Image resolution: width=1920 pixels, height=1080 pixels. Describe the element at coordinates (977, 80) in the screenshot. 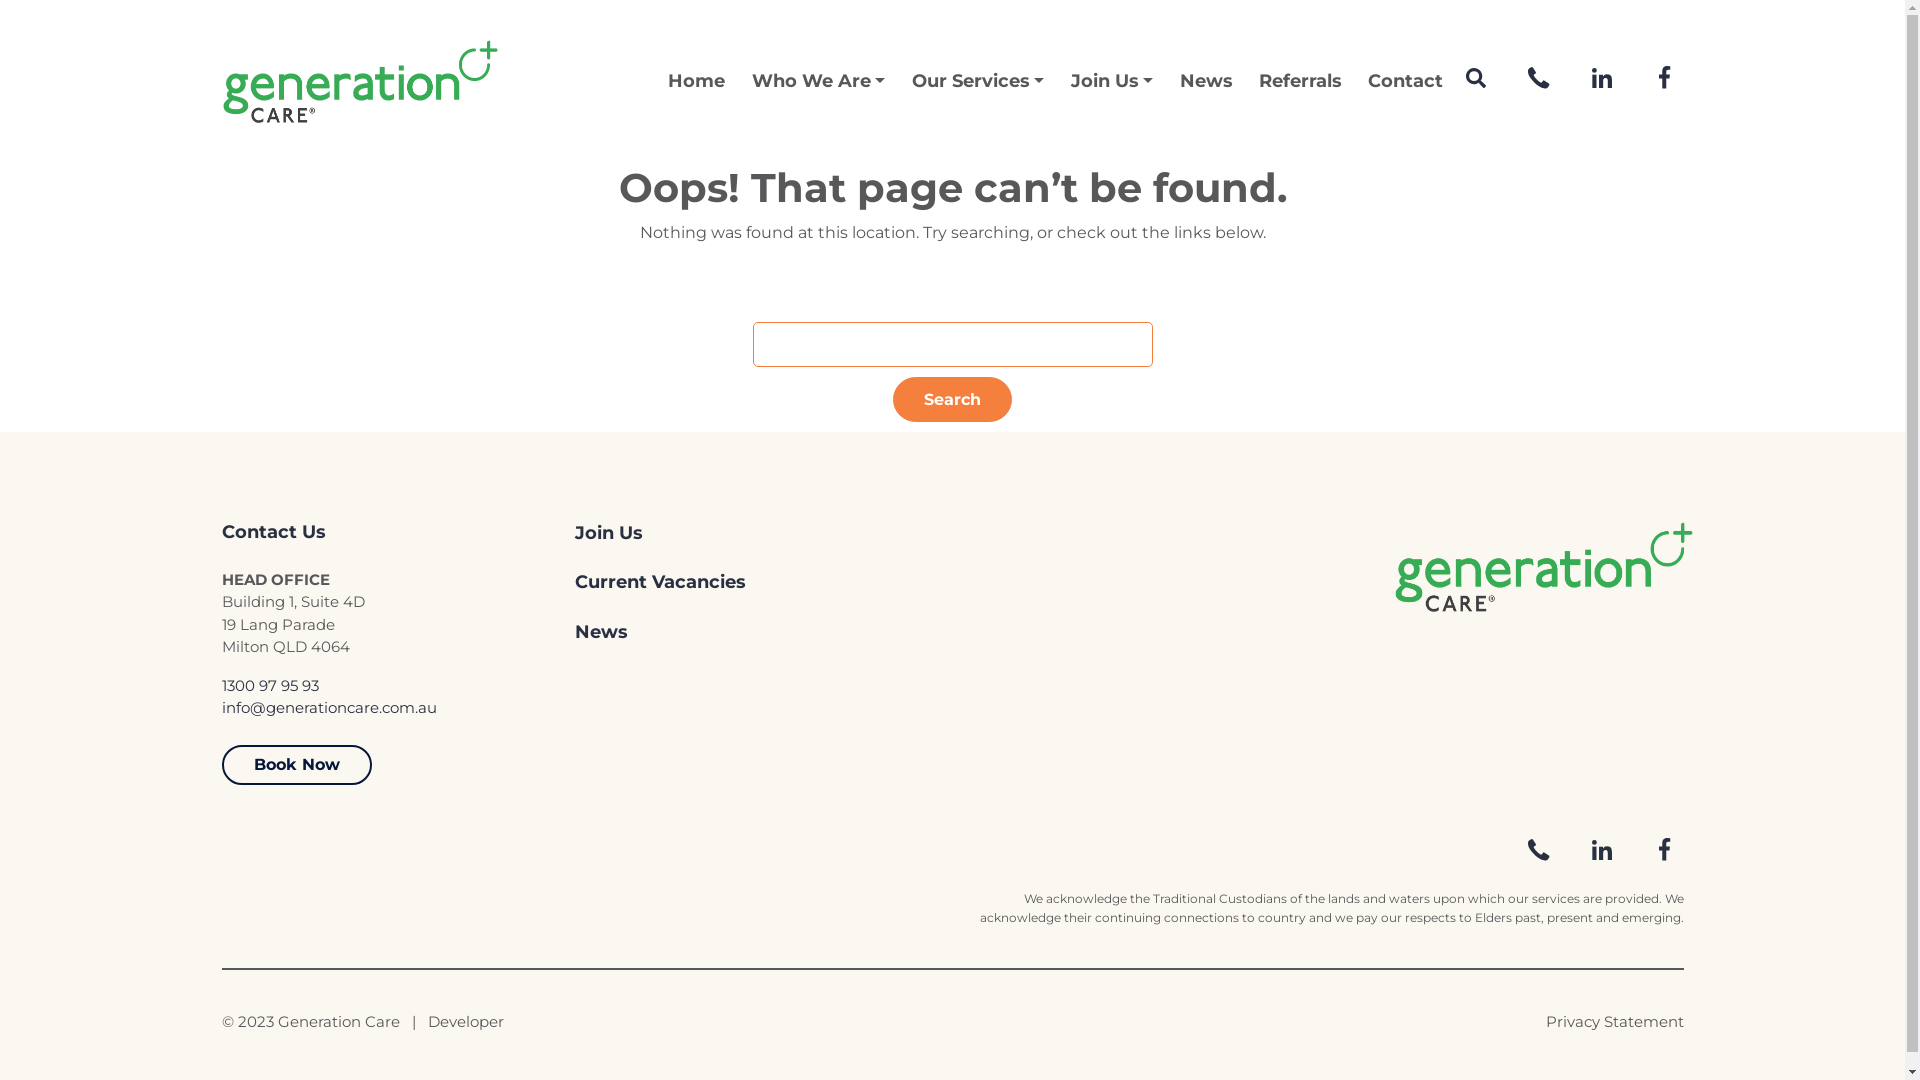

I see `'Our Services'` at that location.